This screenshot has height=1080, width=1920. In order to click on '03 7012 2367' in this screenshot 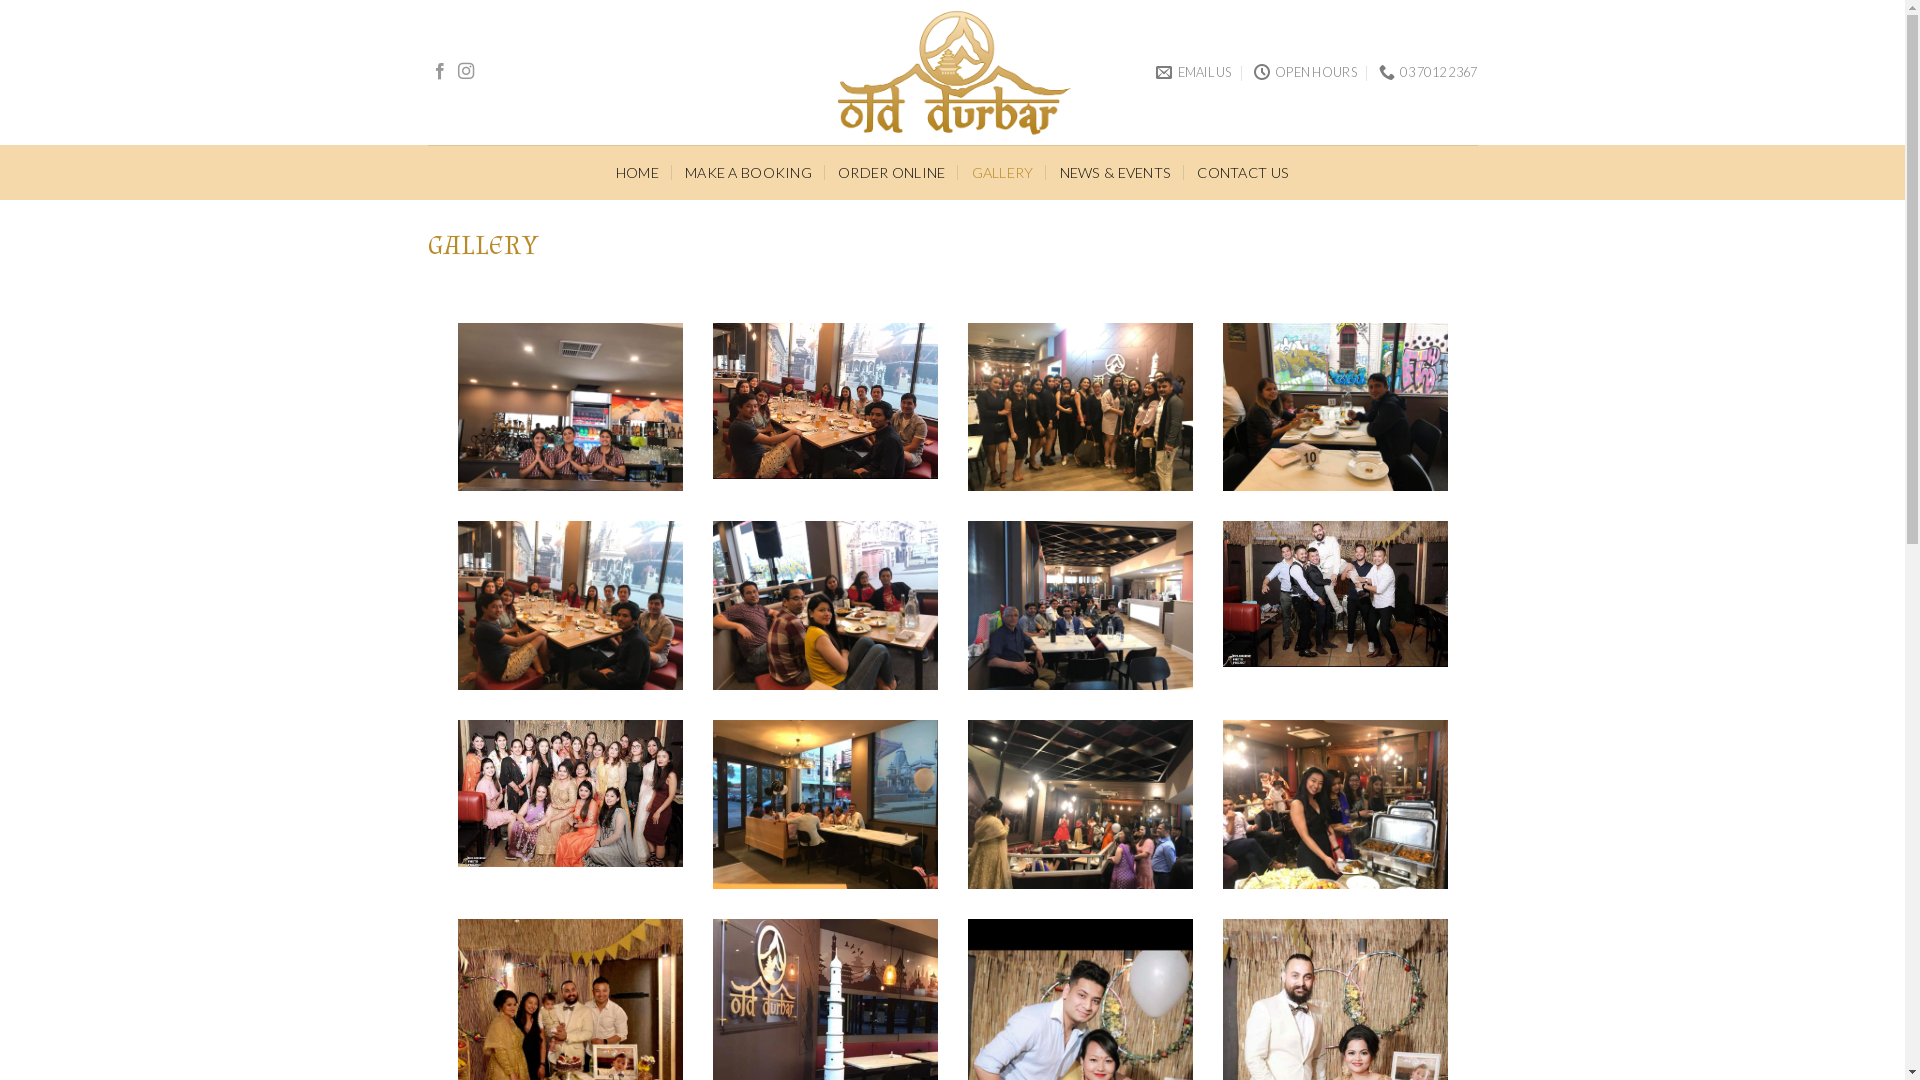, I will do `click(1427, 71)`.